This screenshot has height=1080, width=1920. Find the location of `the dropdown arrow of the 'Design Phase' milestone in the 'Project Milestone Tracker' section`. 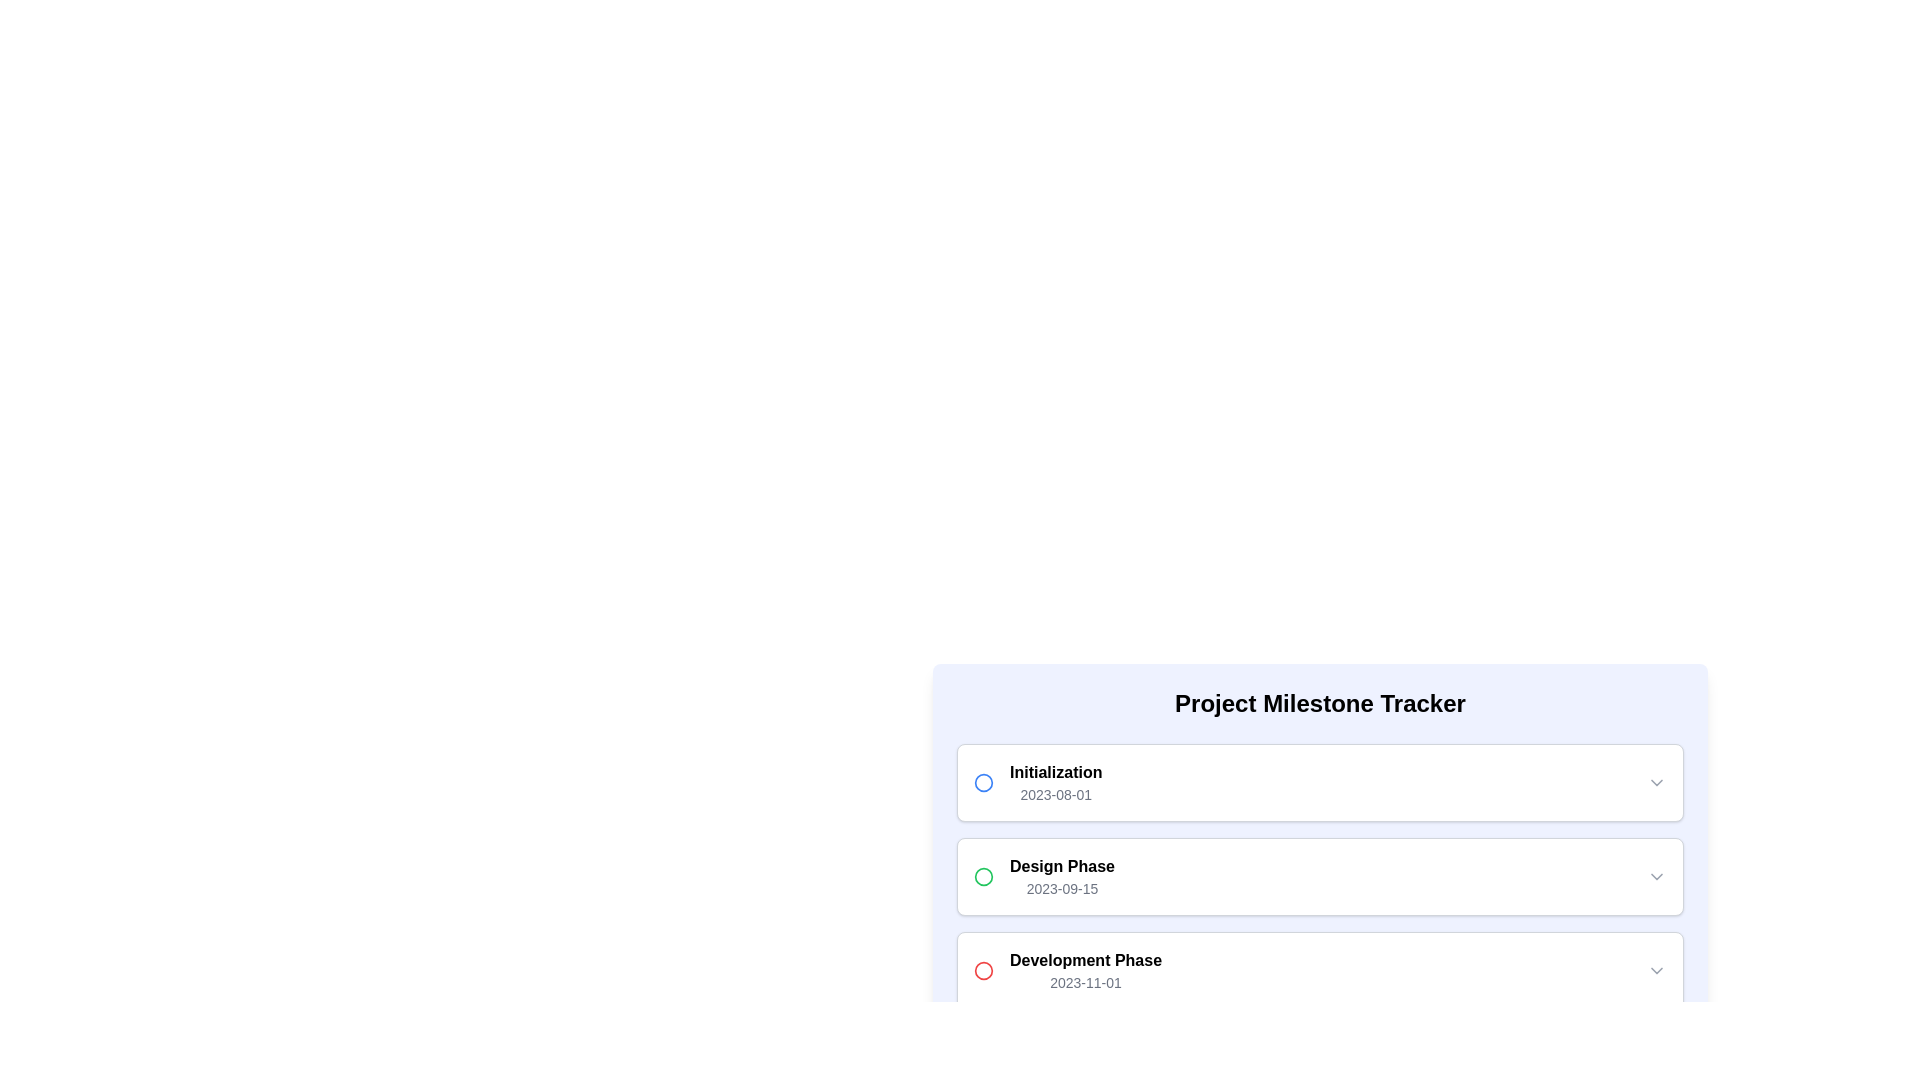

the dropdown arrow of the 'Design Phase' milestone in the 'Project Milestone Tracker' section is located at coordinates (1320, 875).